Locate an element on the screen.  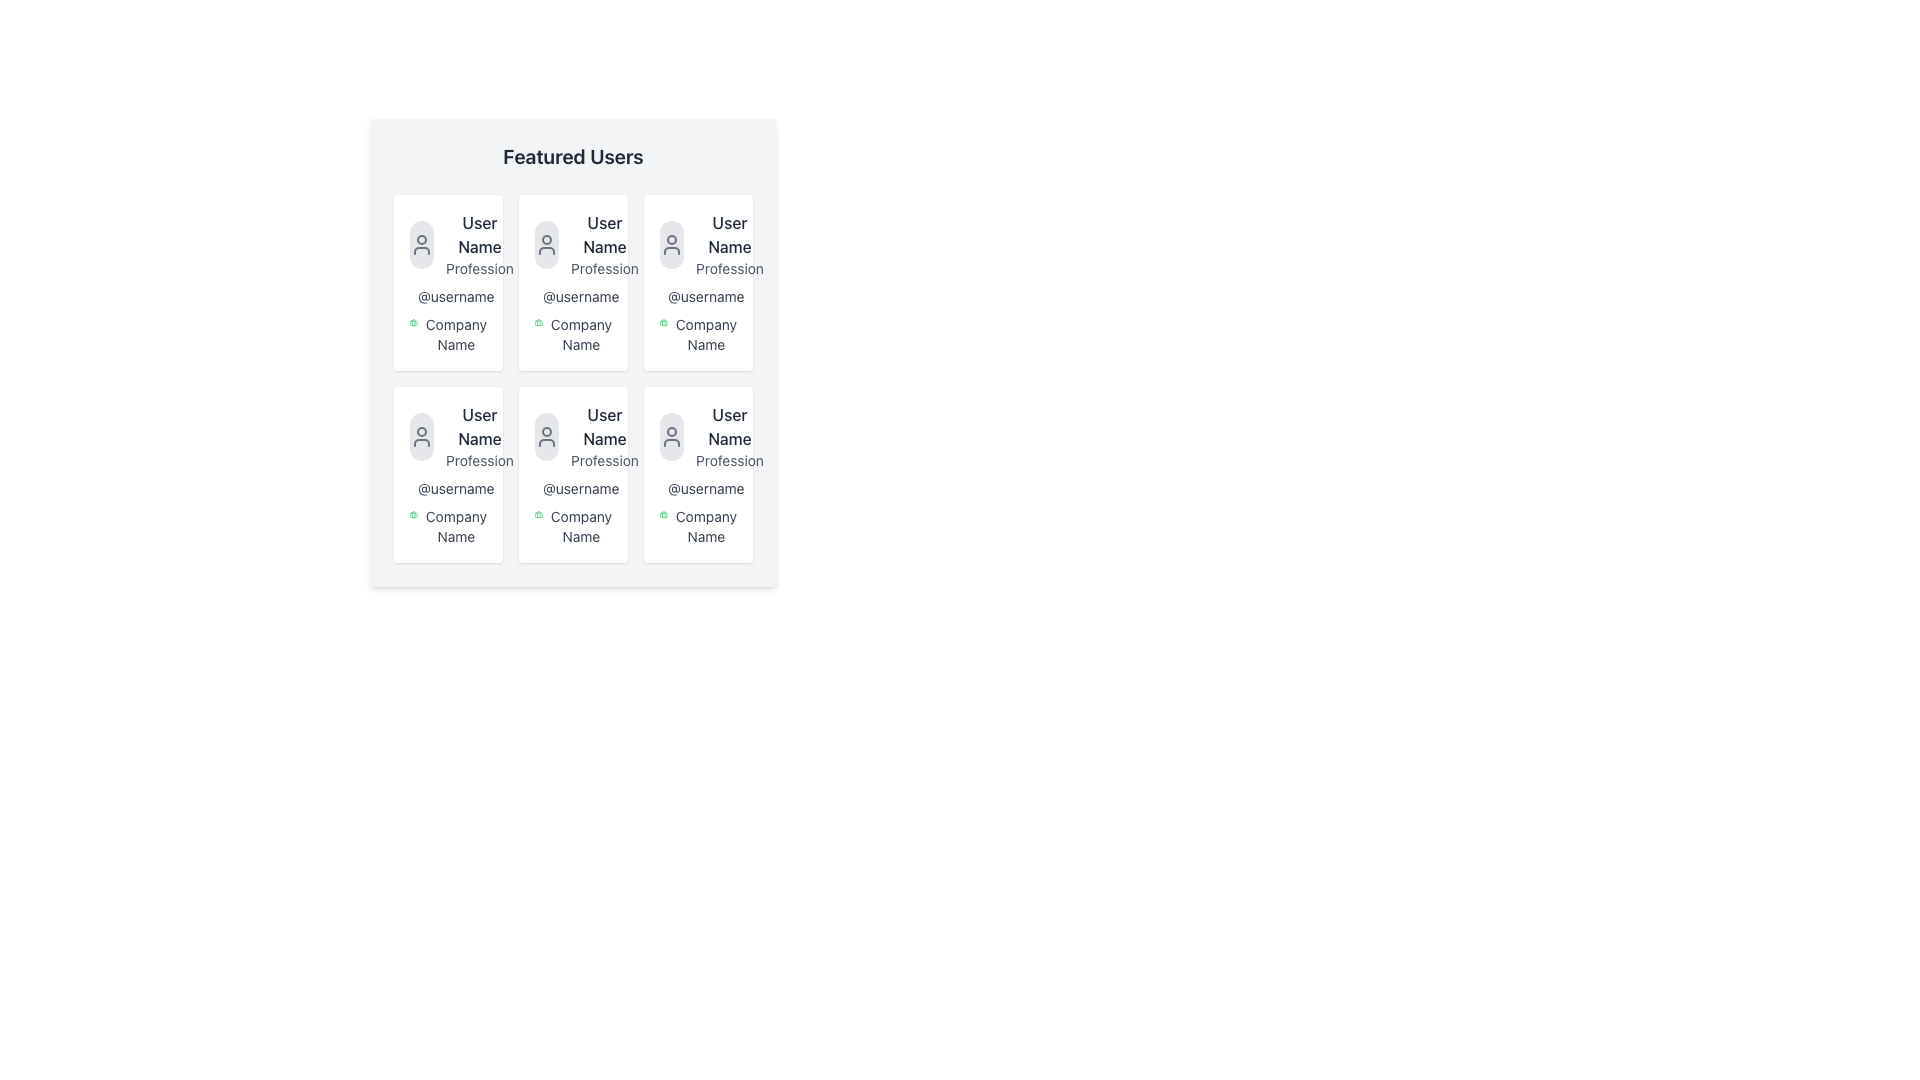
the green briefcase icon located next to the text 'Company Name' in the 'Featured Users' section is located at coordinates (538, 322).